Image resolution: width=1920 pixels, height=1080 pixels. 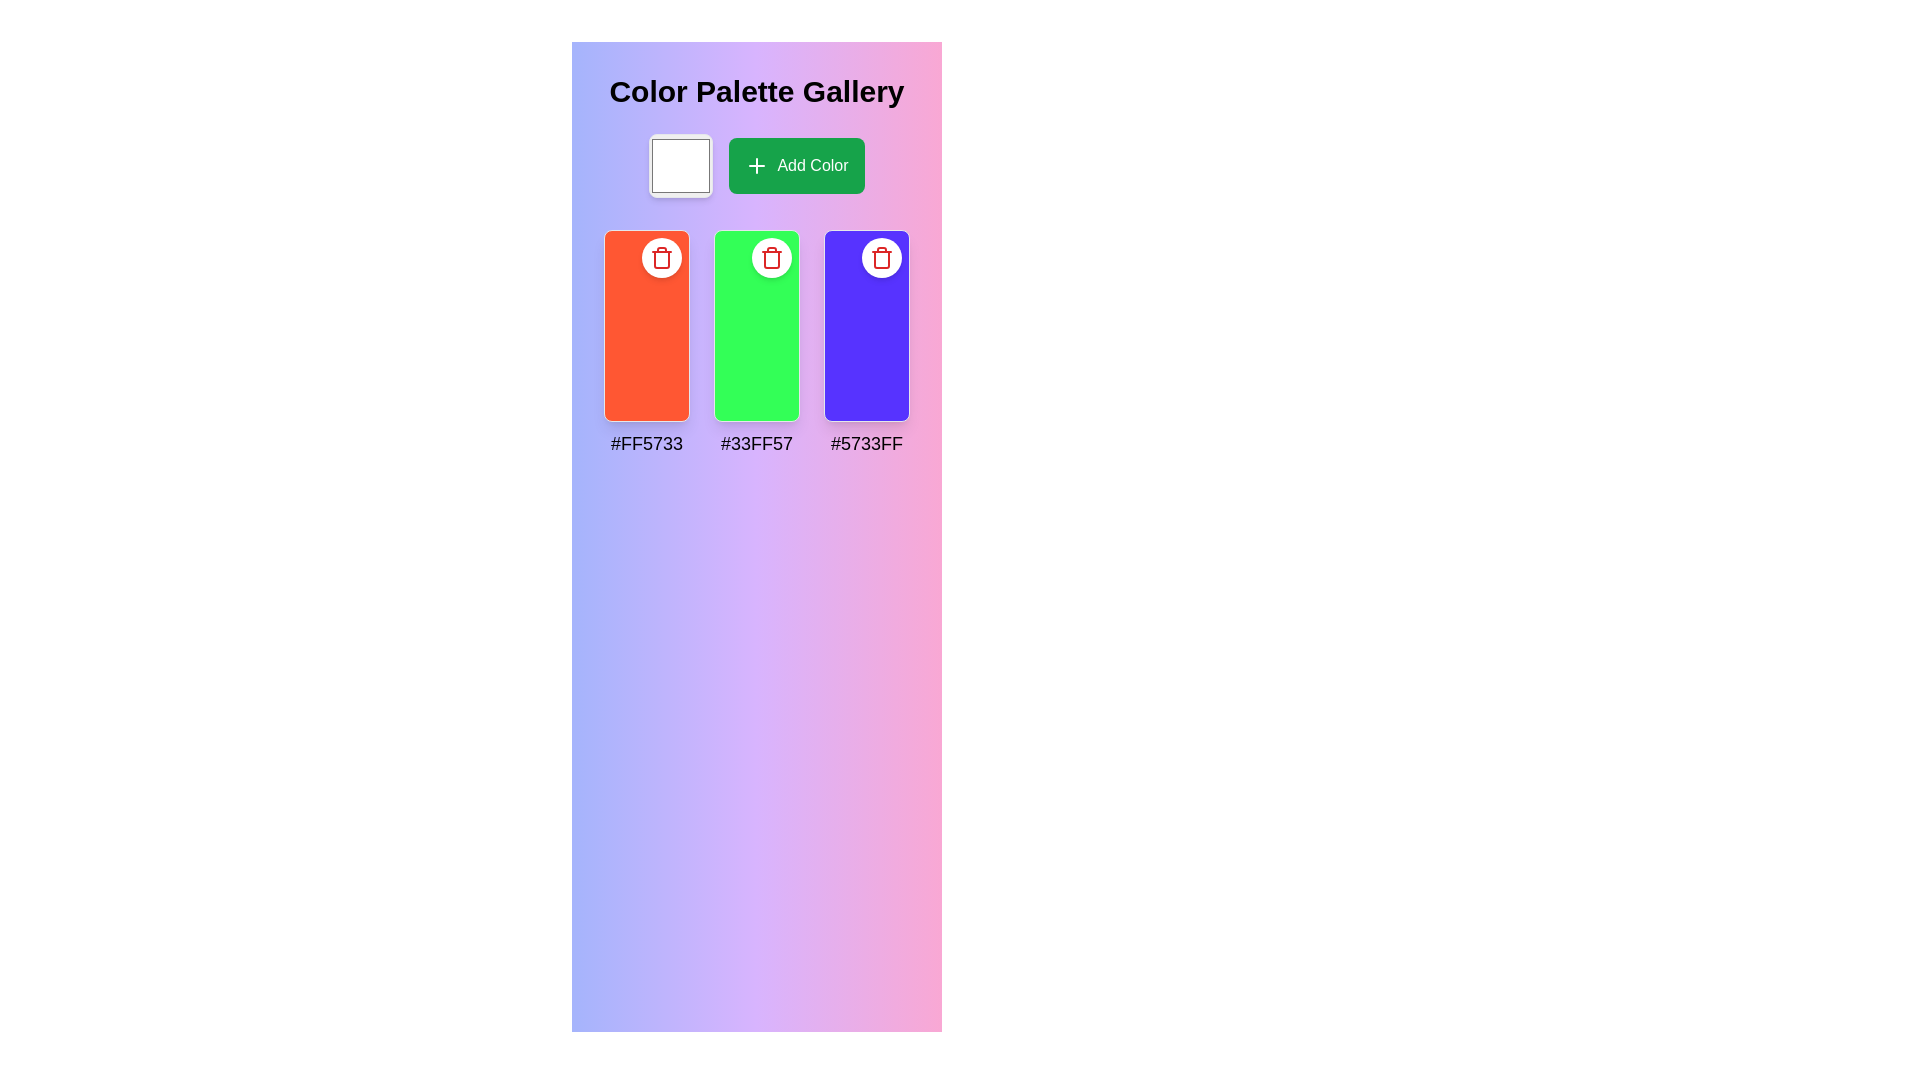 What do you see at coordinates (867, 442) in the screenshot?
I see `the label displaying the hex color code '#5733FF' located below the third color swatch in the color palette gallery` at bounding box center [867, 442].